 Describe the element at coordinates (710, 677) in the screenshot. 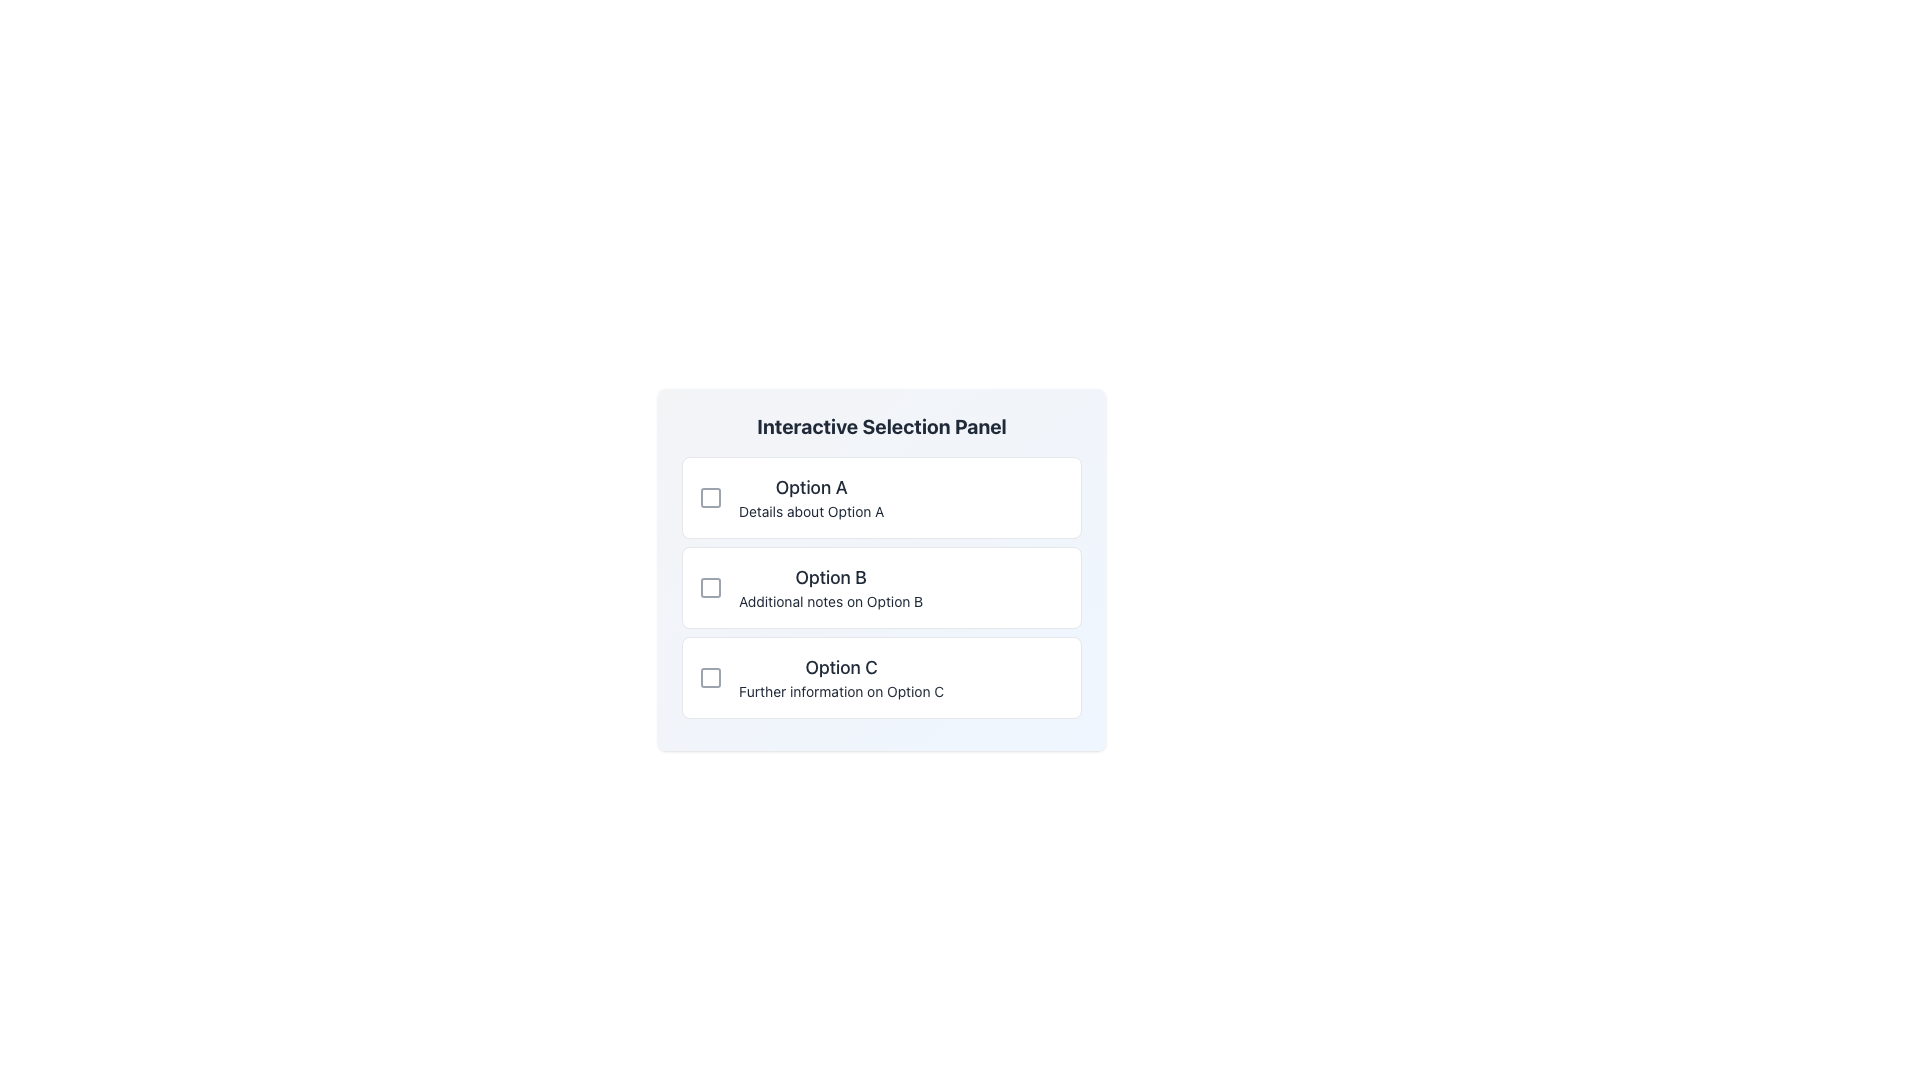

I see `the Checkbox associated with 'Option C' to enable keyboard interaction` at that location.